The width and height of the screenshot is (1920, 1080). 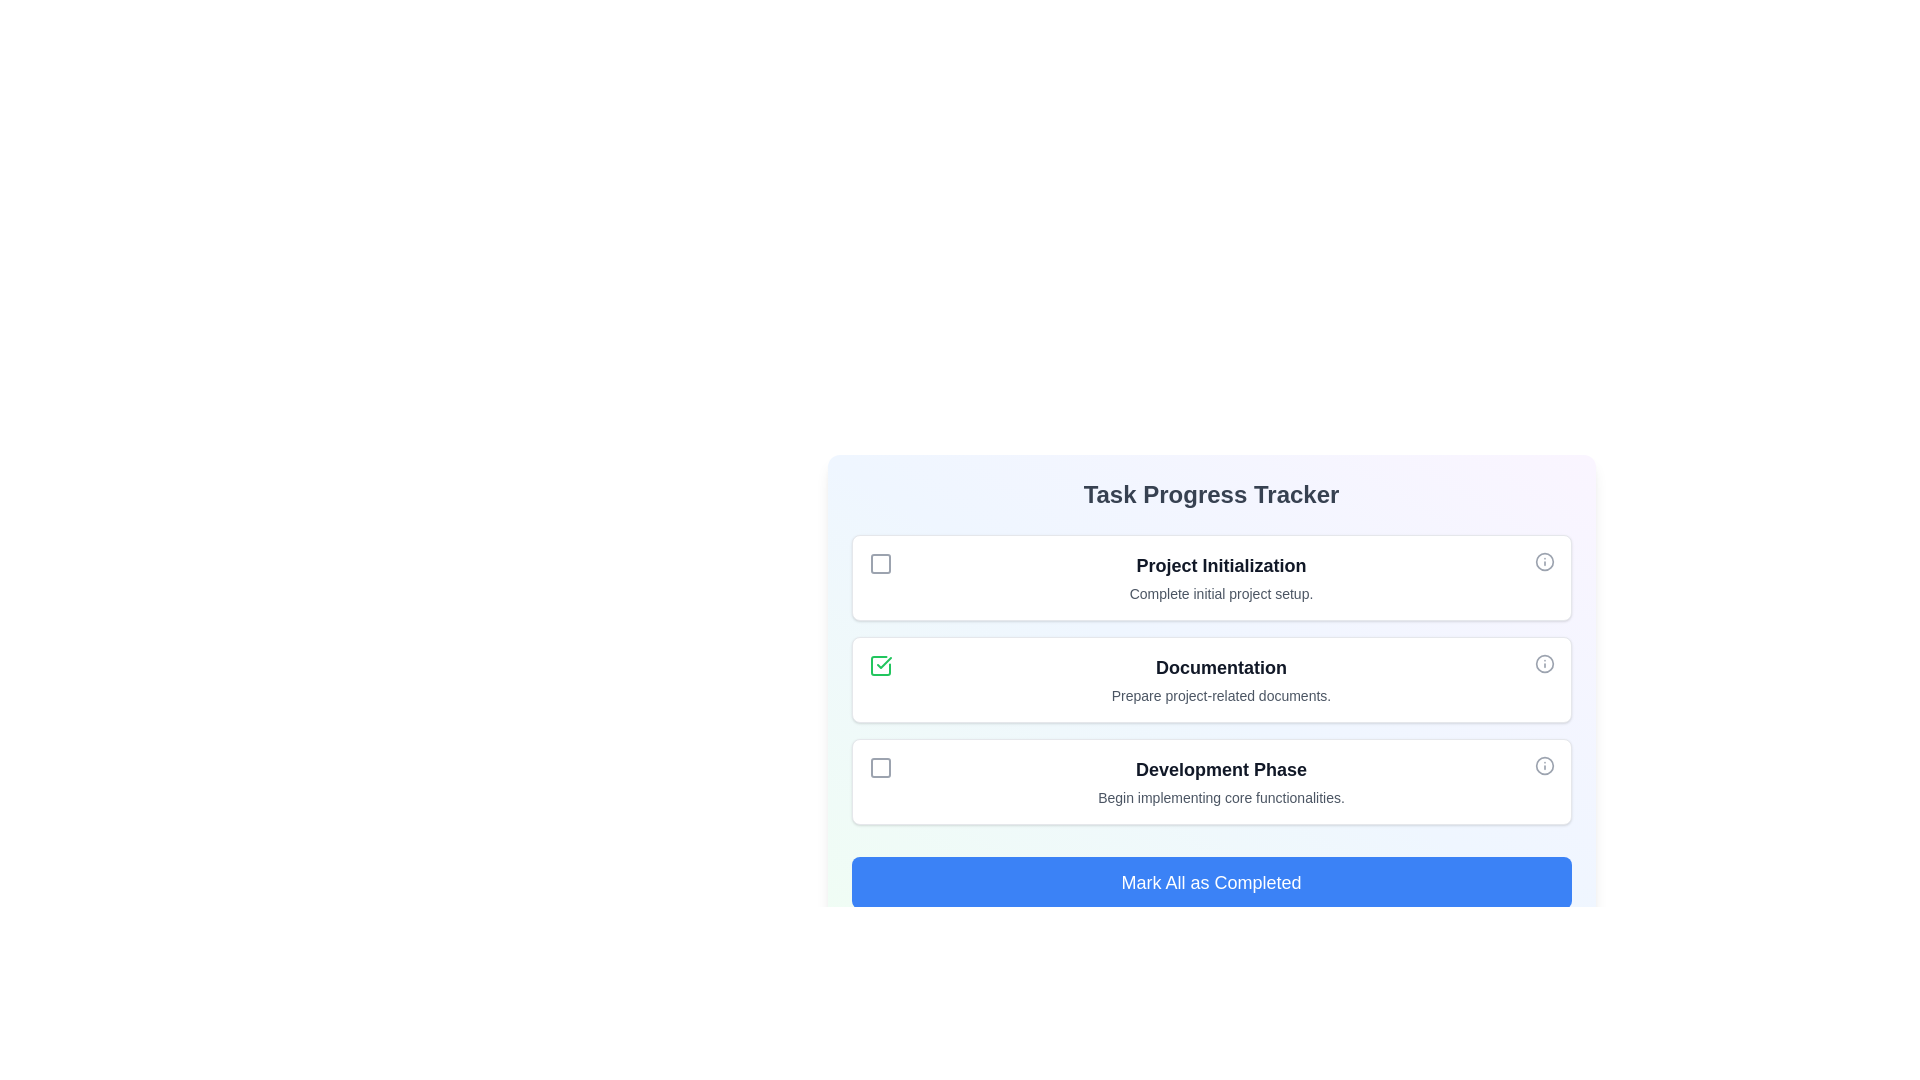 I want to click on the checkbox associated with 'Project Initialization' for visual feedback, so click(x=880, y=563).